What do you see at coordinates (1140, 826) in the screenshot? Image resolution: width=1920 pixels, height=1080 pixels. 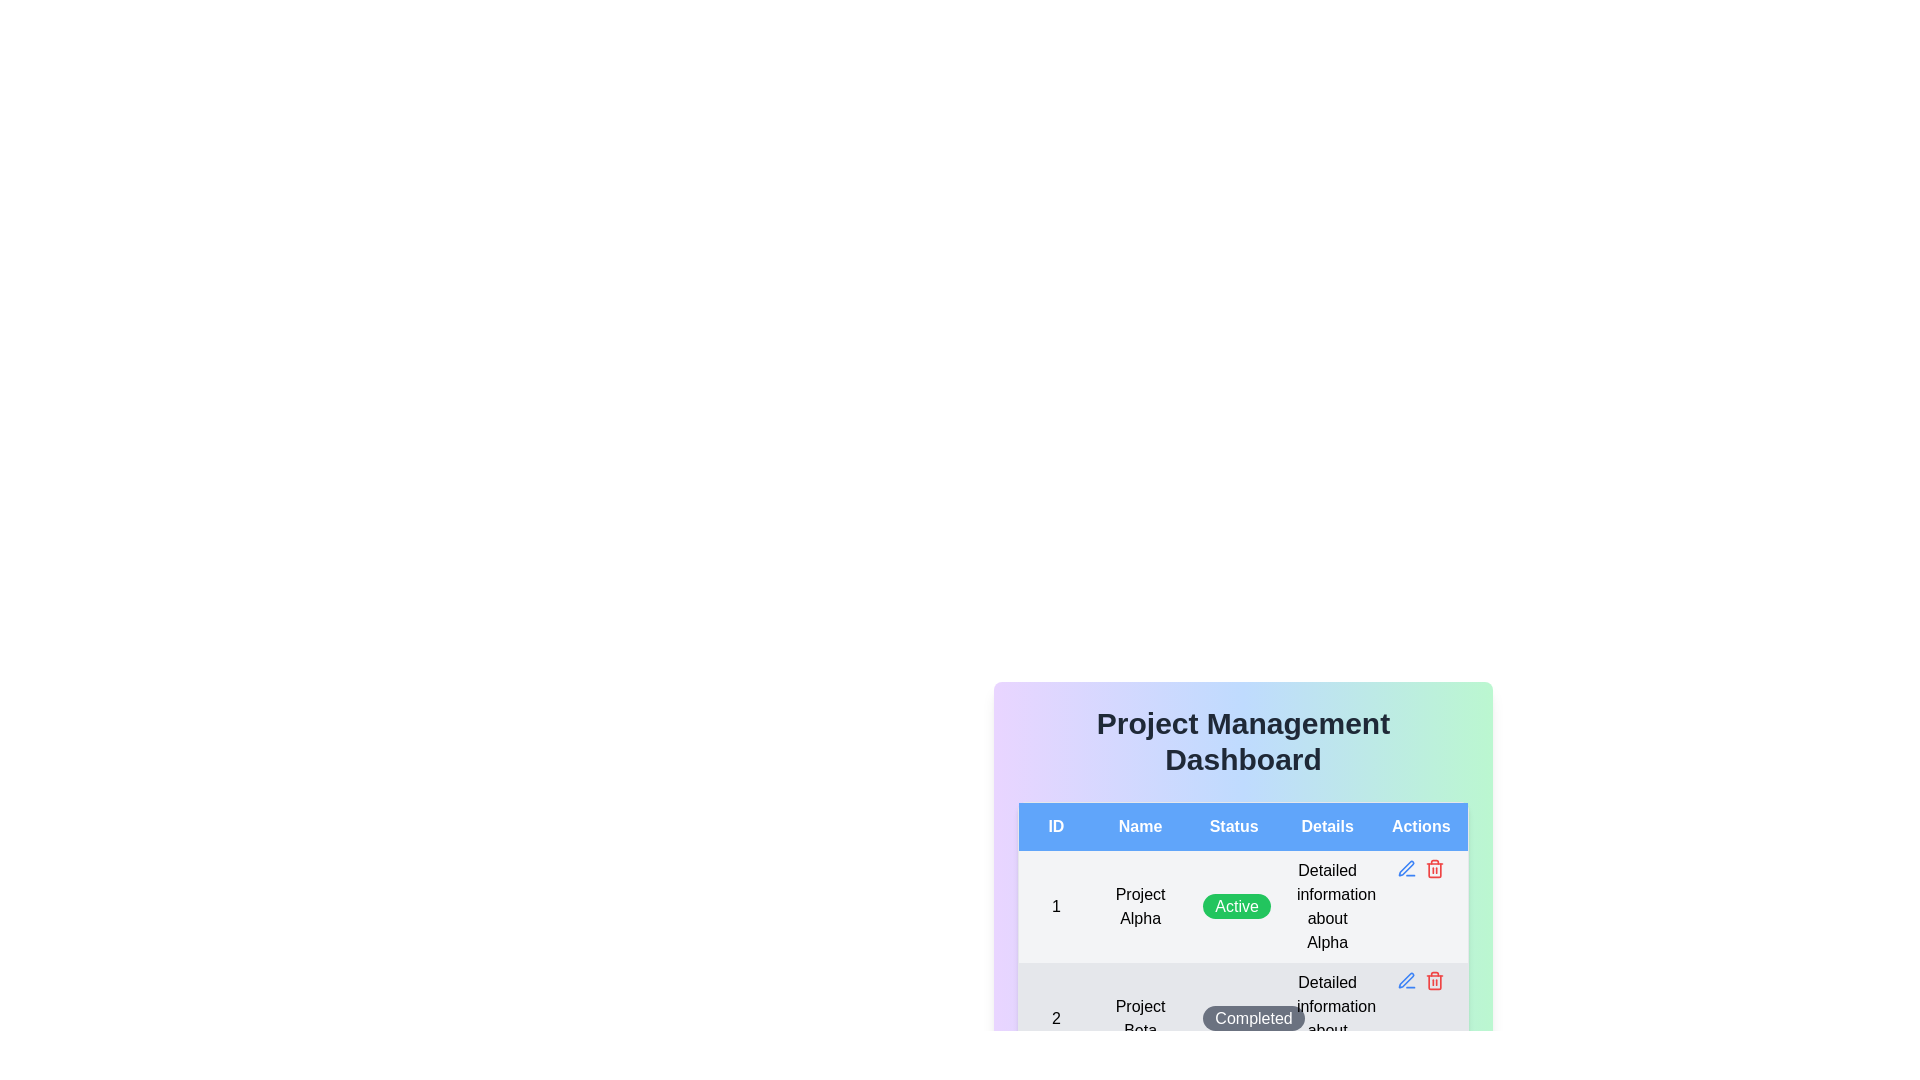 I see `the 'Name' column header cell in the table, which is the second header following the 'ID' header and preceding the 'Status' header` at bounding box center [1140, 826].